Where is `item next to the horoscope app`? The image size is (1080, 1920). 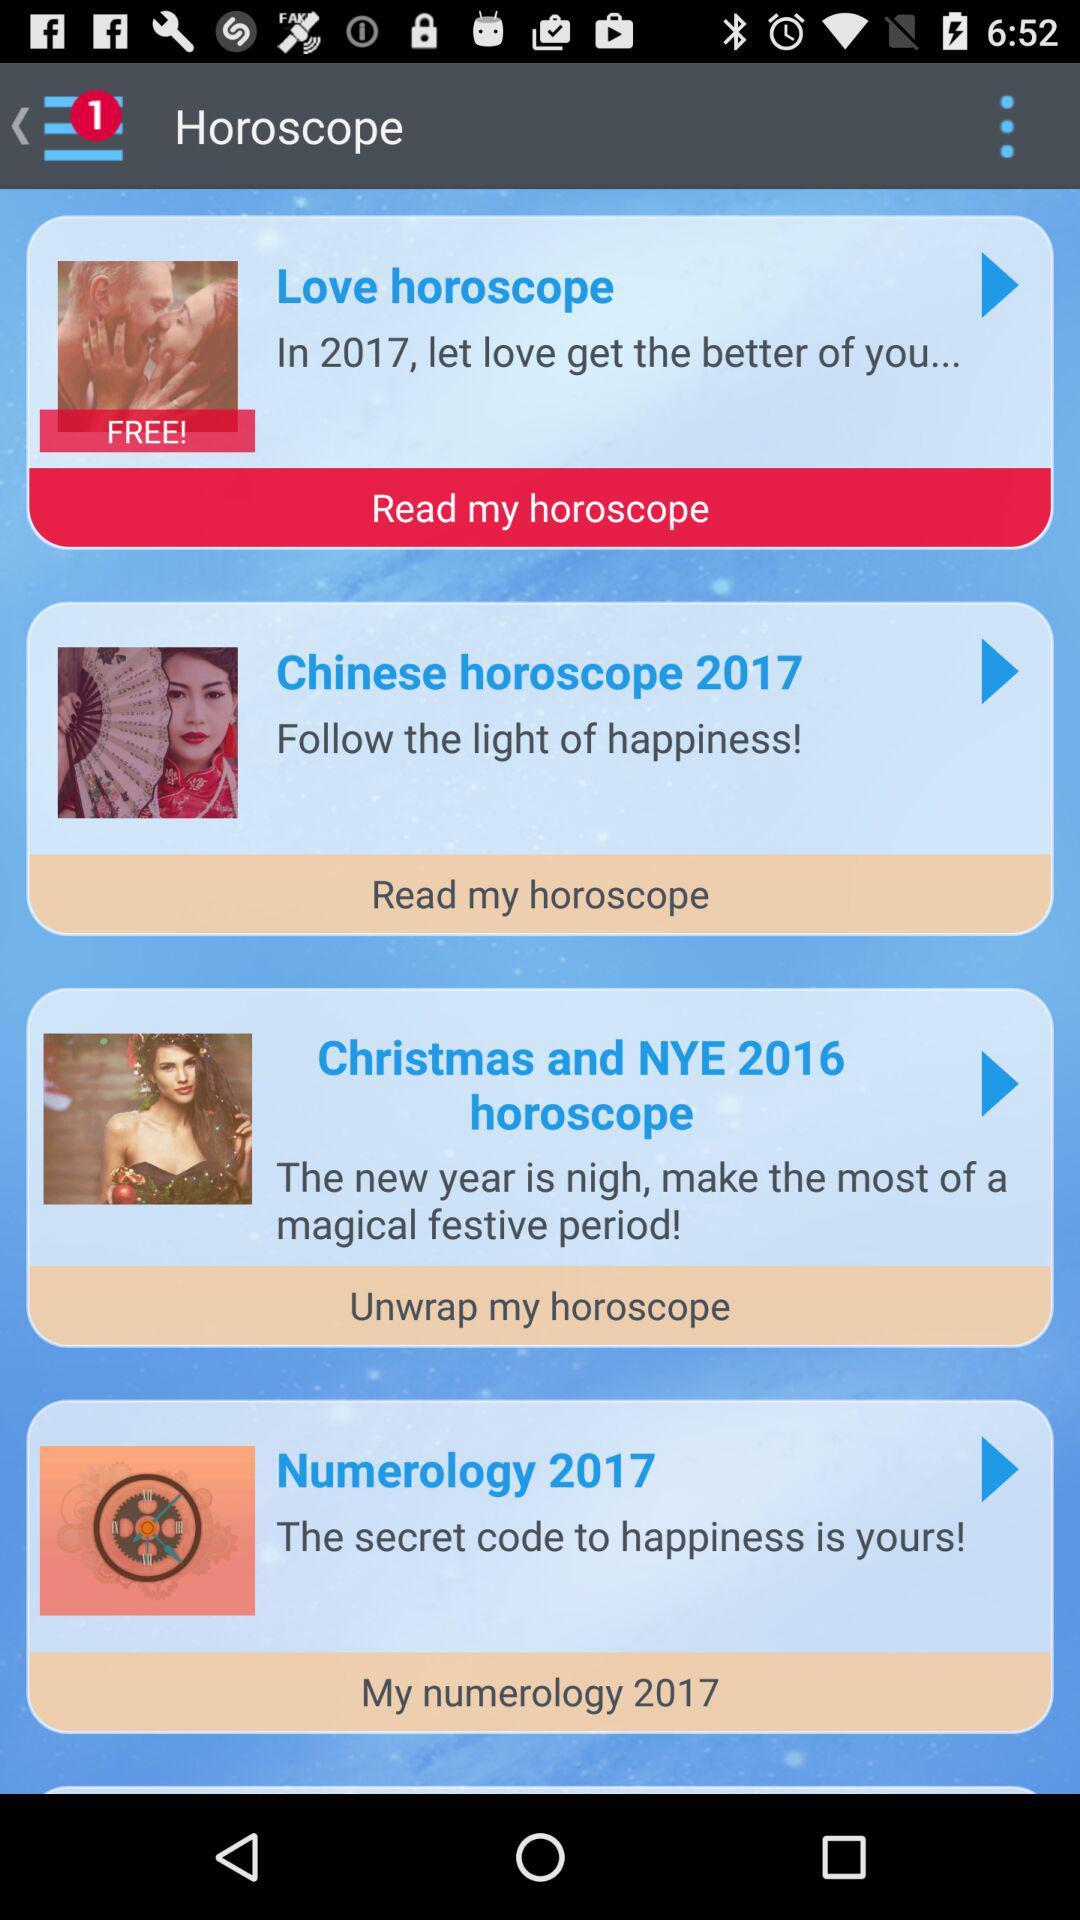
item next to the horoscope app is located at coordinates (1006, 124).